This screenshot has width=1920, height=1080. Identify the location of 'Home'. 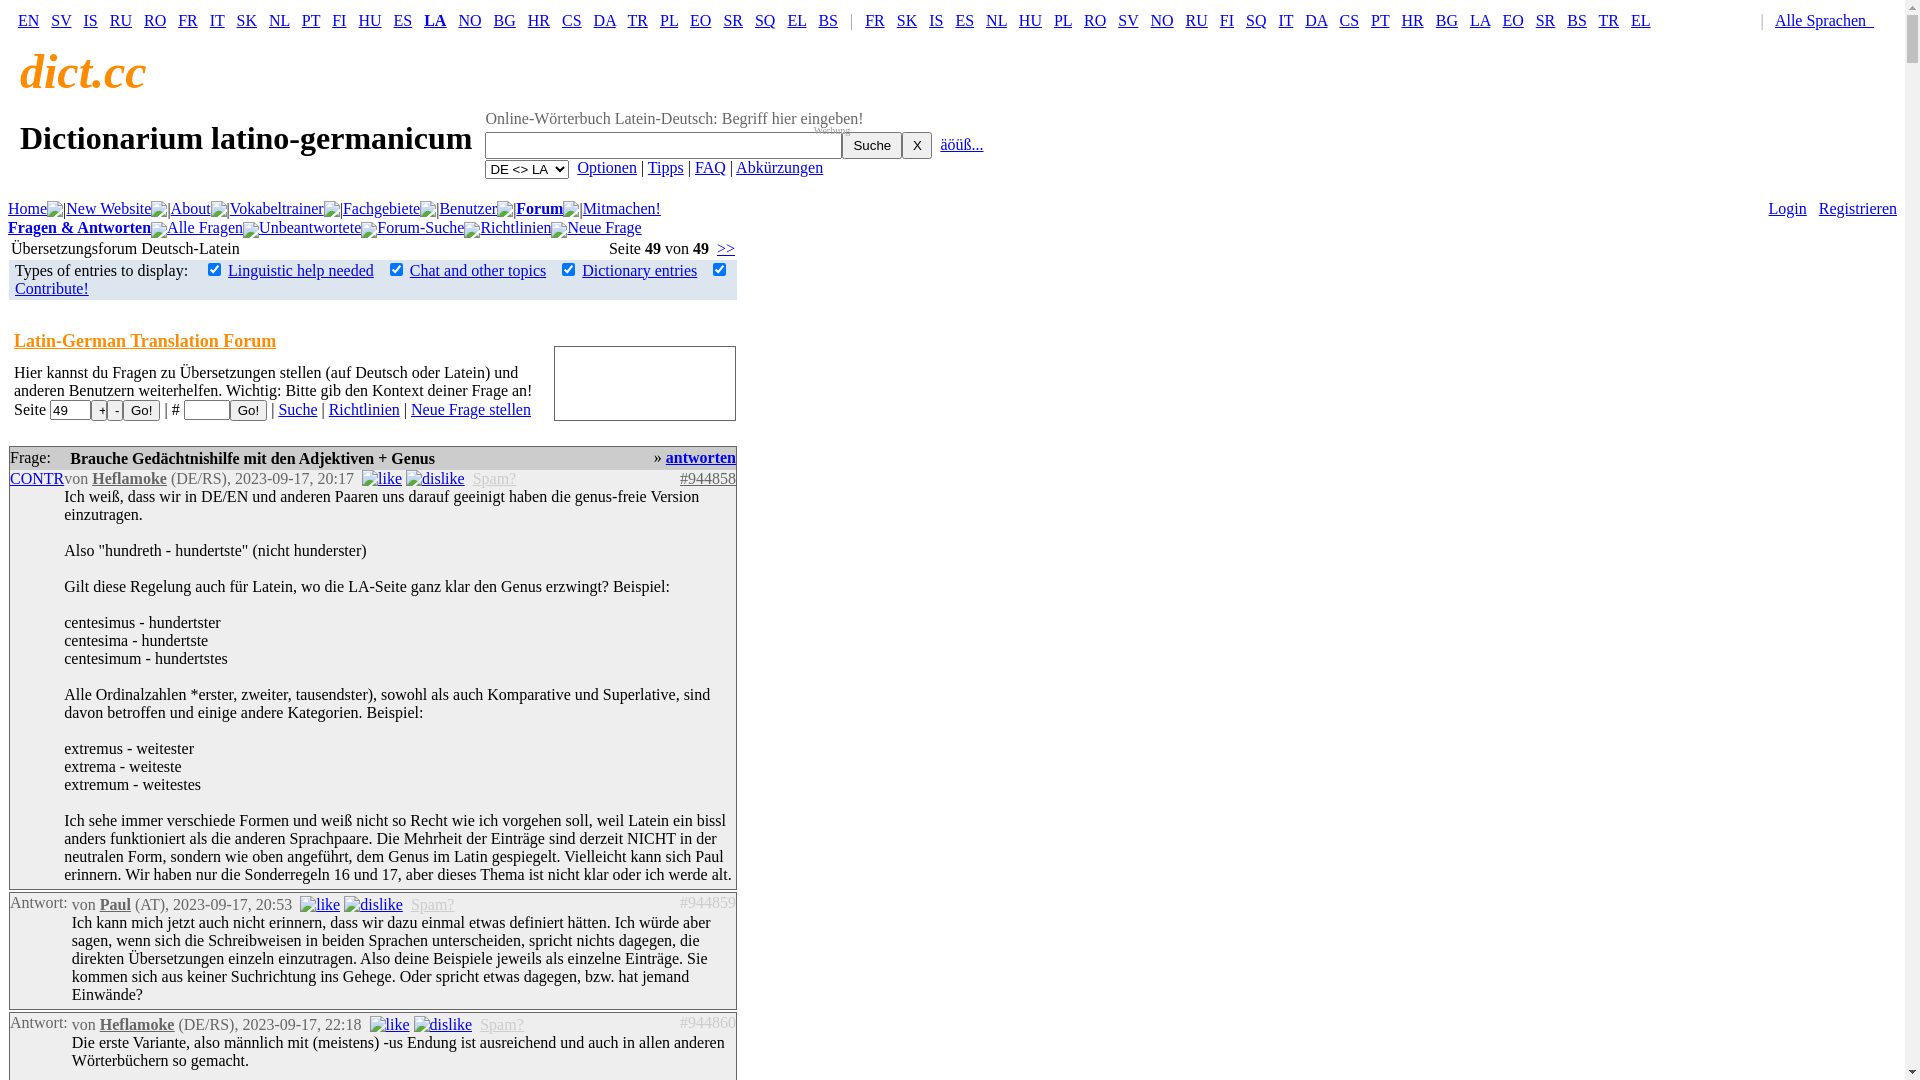
(27, 208).